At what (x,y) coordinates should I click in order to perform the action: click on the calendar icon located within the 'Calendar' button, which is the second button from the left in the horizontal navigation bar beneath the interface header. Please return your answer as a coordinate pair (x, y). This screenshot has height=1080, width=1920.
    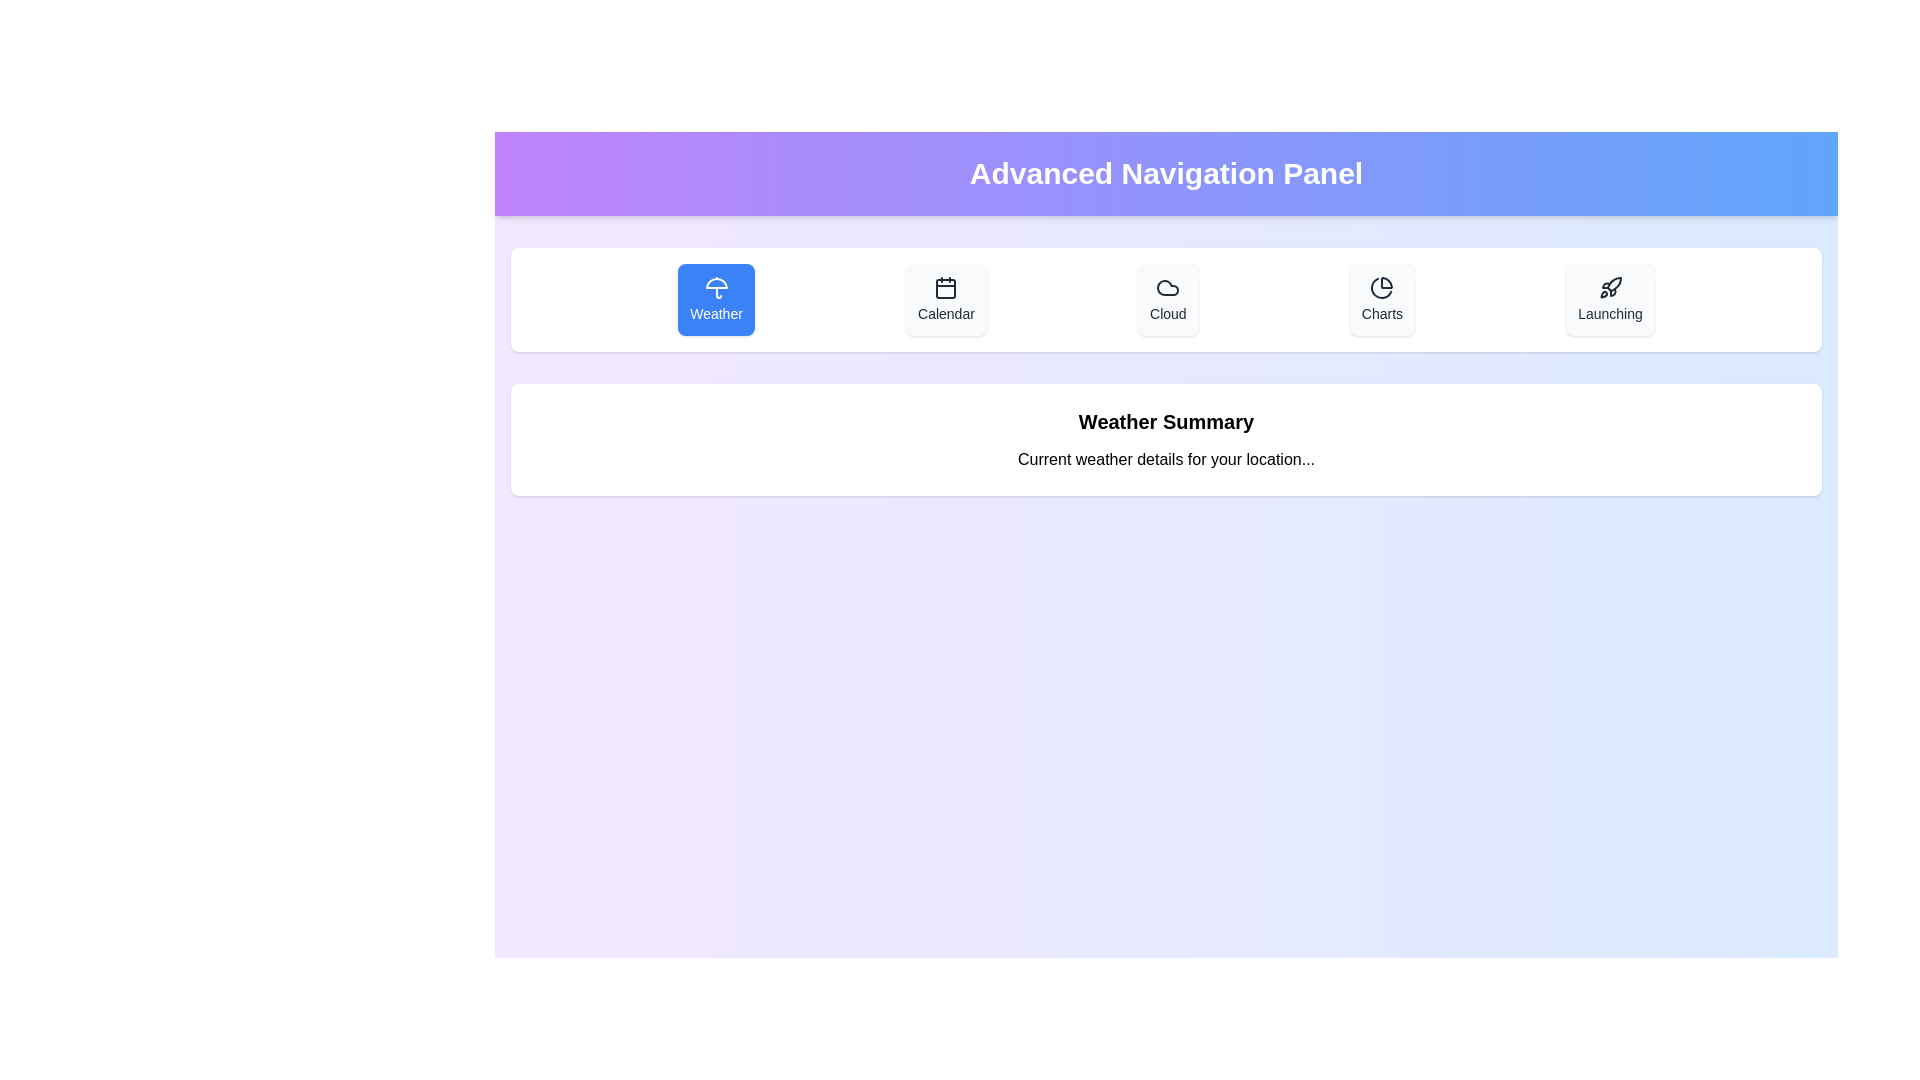
    Looking at the image, I should click on (945, 288).